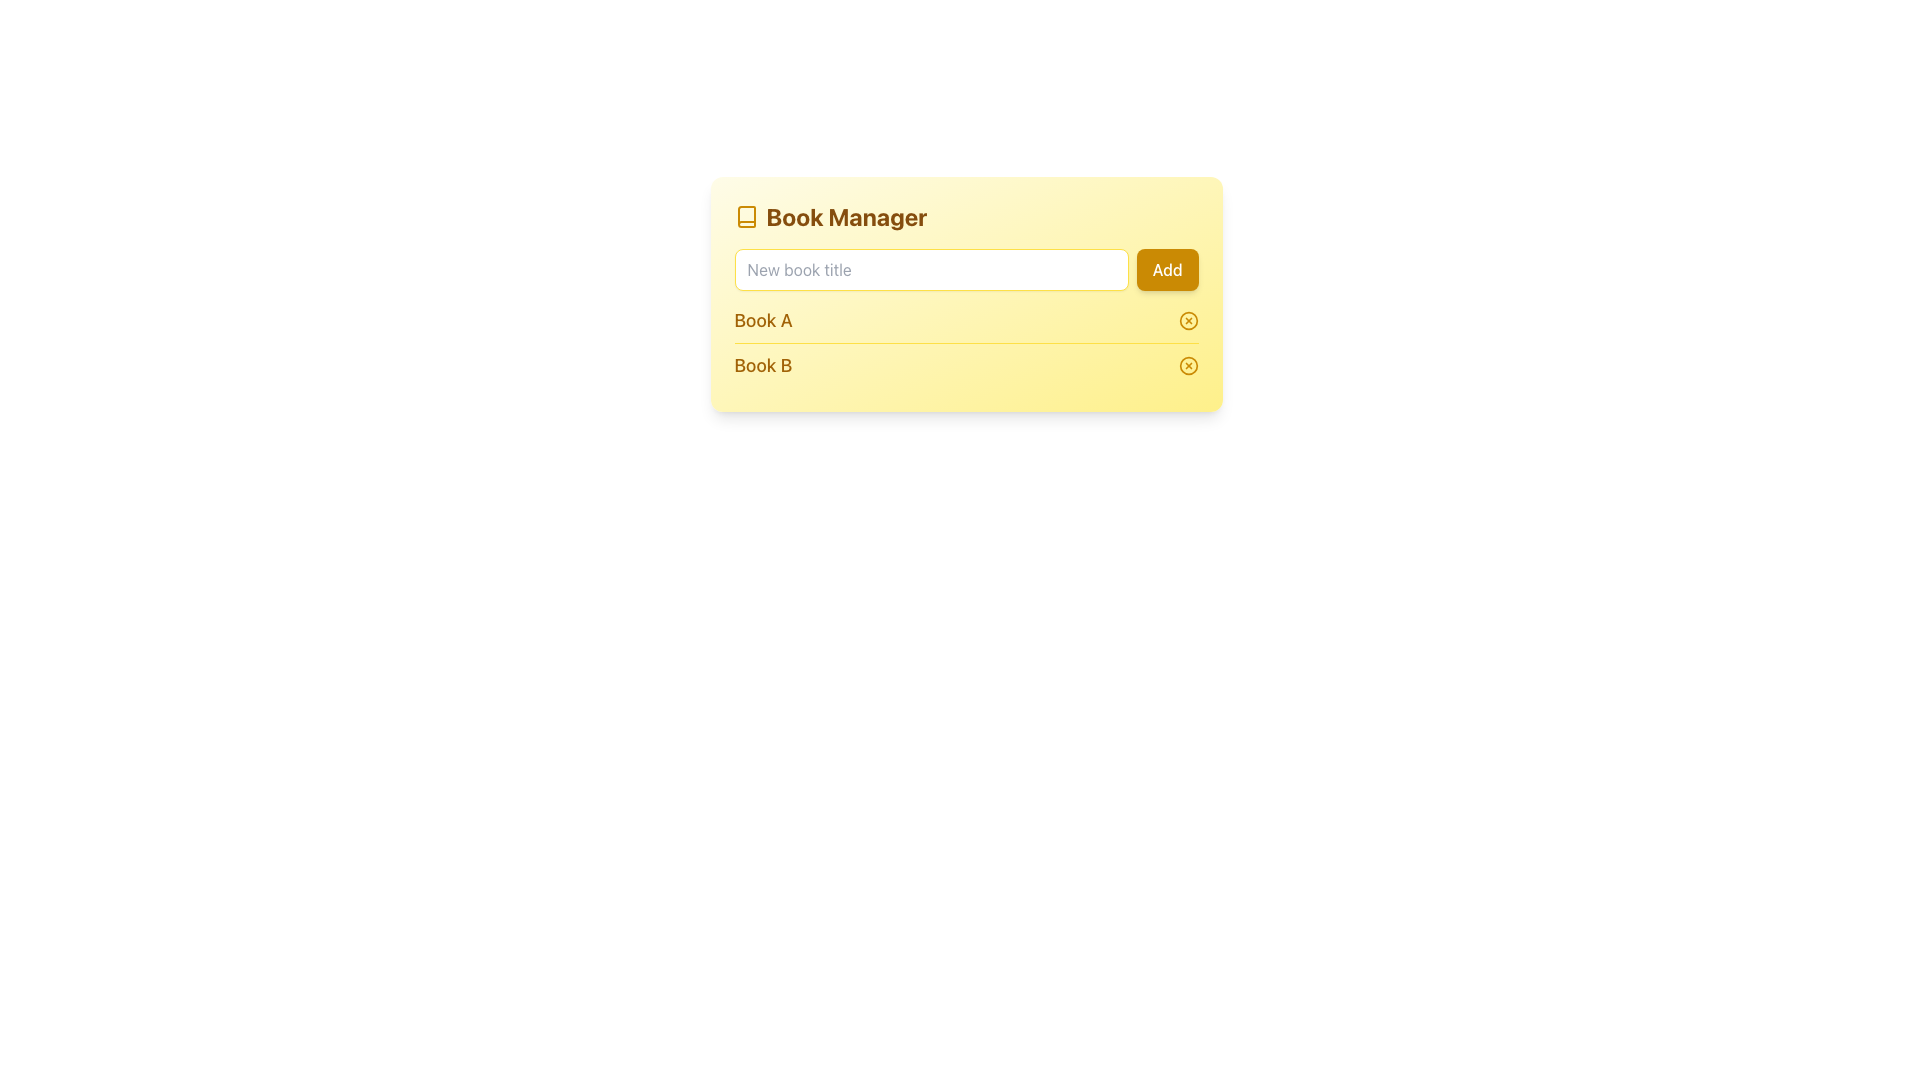 The image size is (1920, 1080). Describe the element at coordinates (1188, 366) in the screenshot. I see `the circular part of the dismiss or close icon for the 'Book B' entry, located on the right side of the second item in the visible list` at that location.